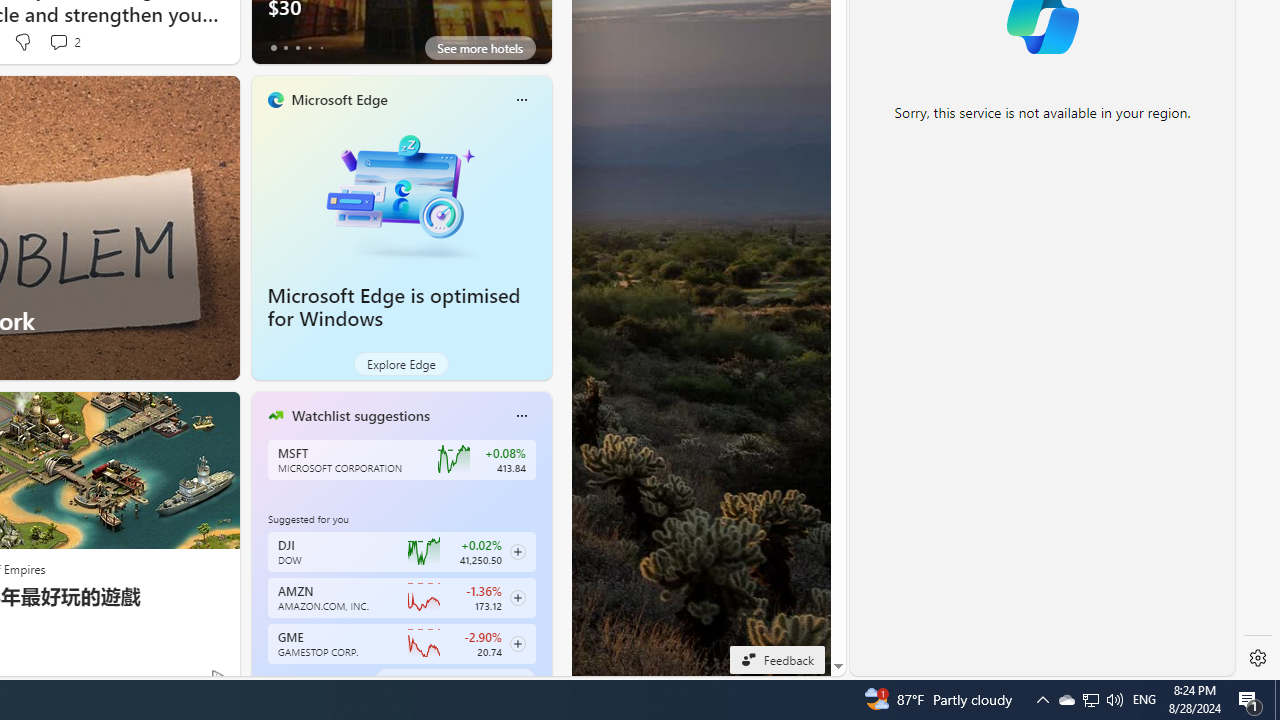  Describe the element at coordinates (272, 679) in the screenshot. I see `'tab-0'` at that location.